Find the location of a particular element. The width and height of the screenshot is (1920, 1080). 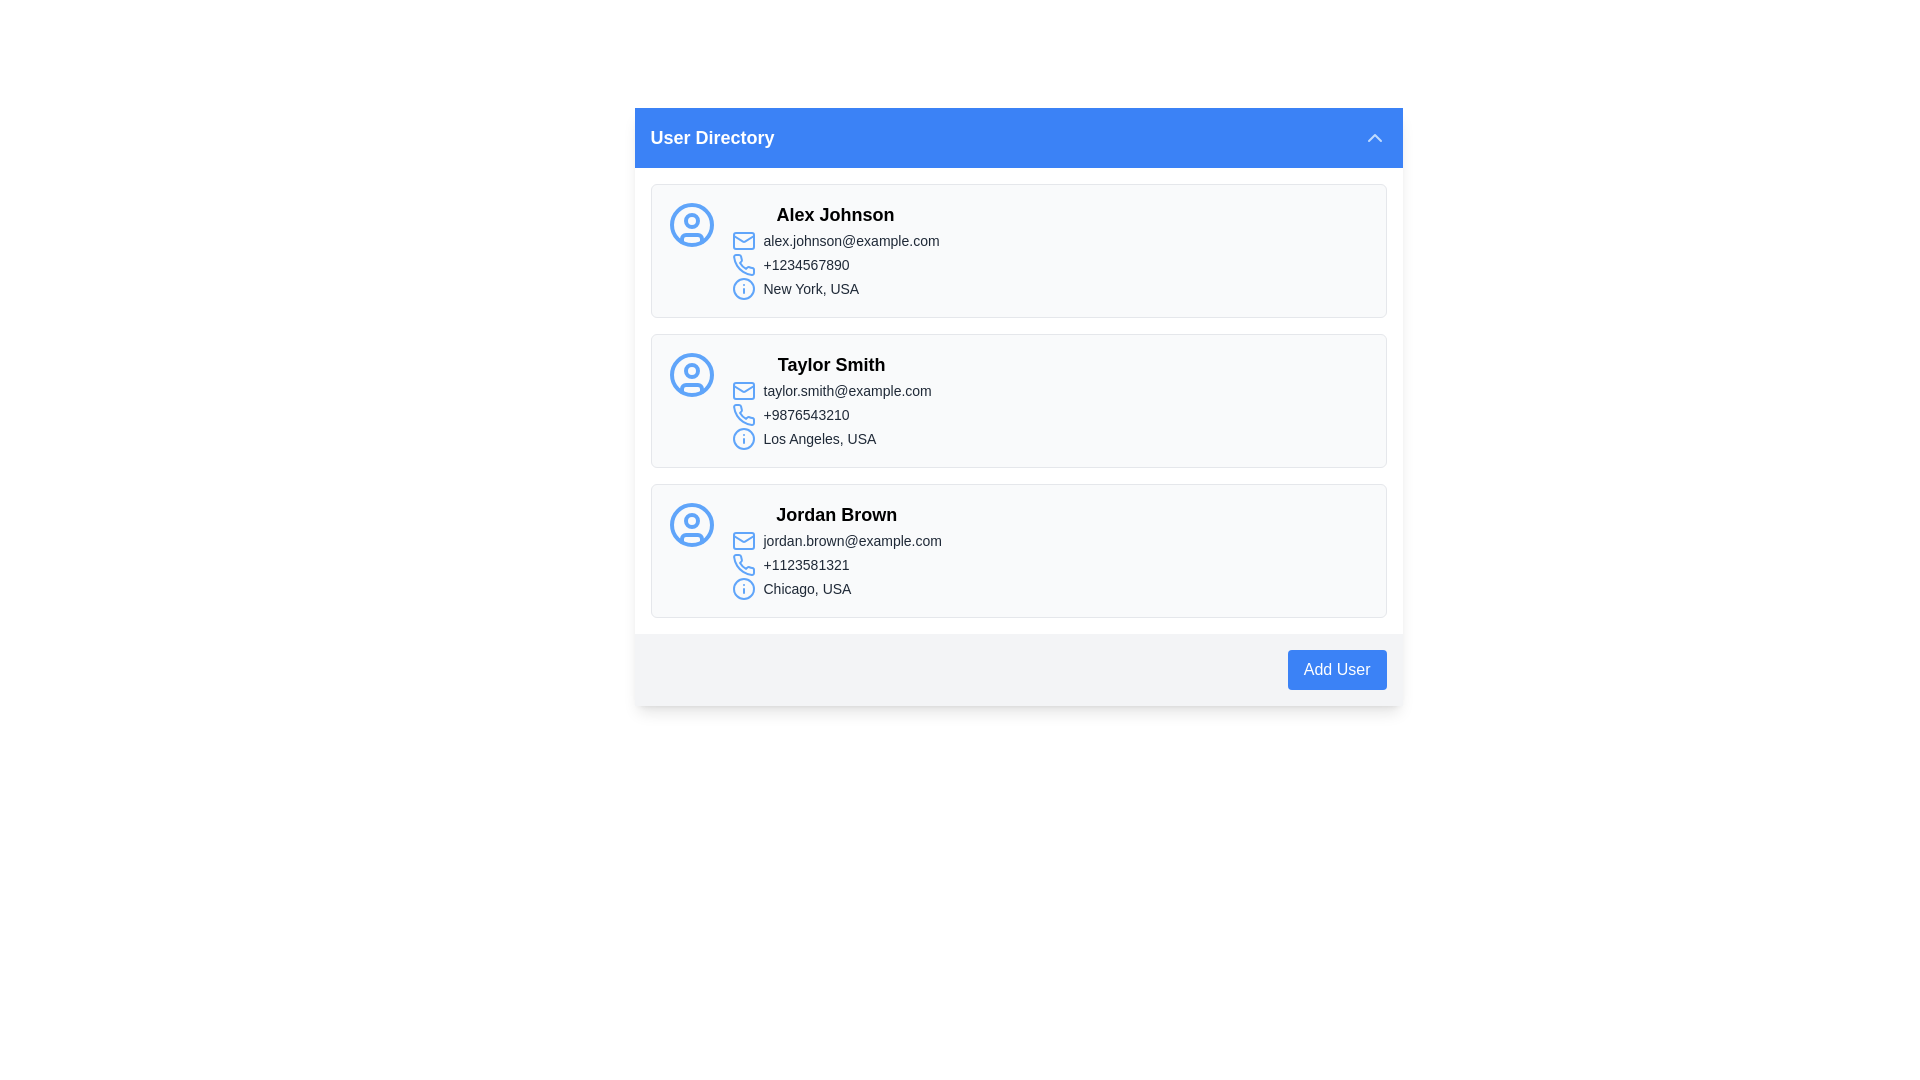

the third user contact card displaying user details located centrally in the user directory, positioned below 'Taylor Smith' and above the 'Add User' button is located at coordinates (1018, 551).